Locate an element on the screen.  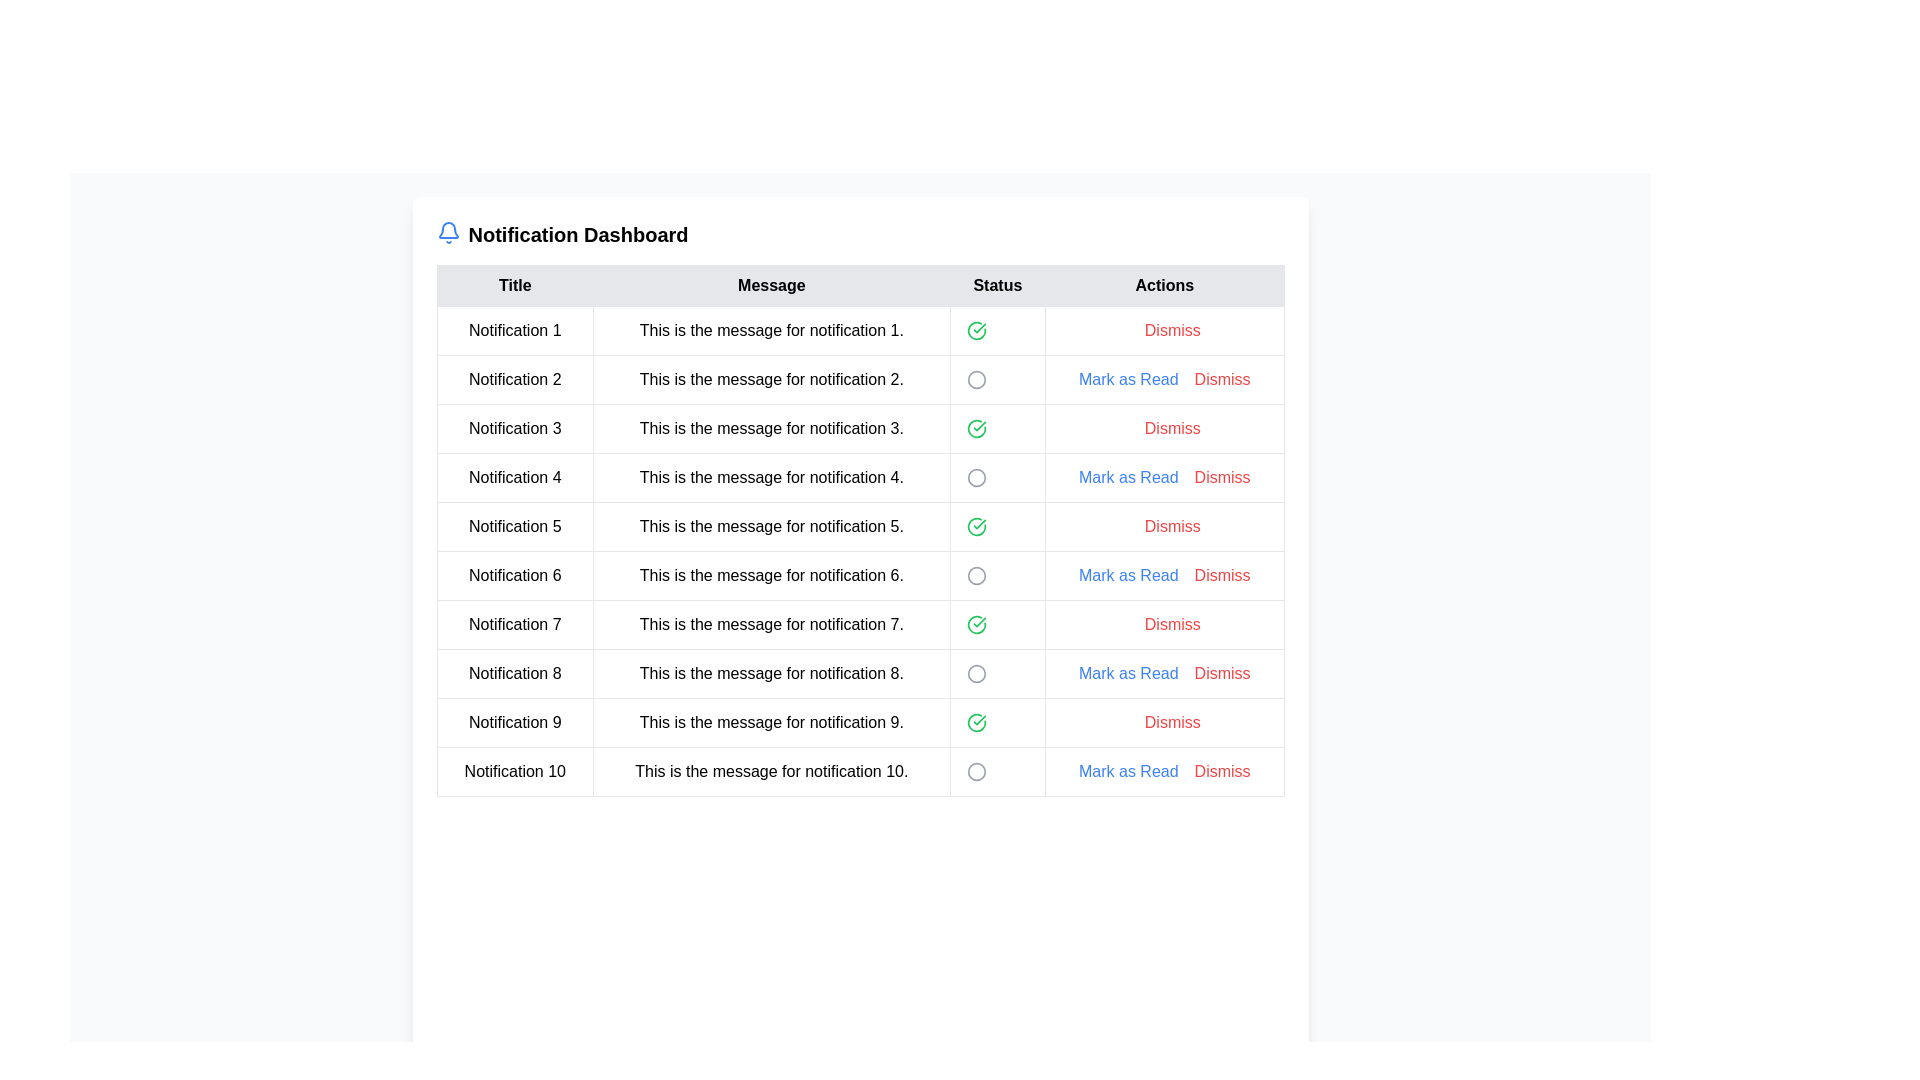
the 'Mark as Read' text button in the 'Actions' column for the 'Notification 2' row to mark the notification as read is located at coordinates (1164, 380).